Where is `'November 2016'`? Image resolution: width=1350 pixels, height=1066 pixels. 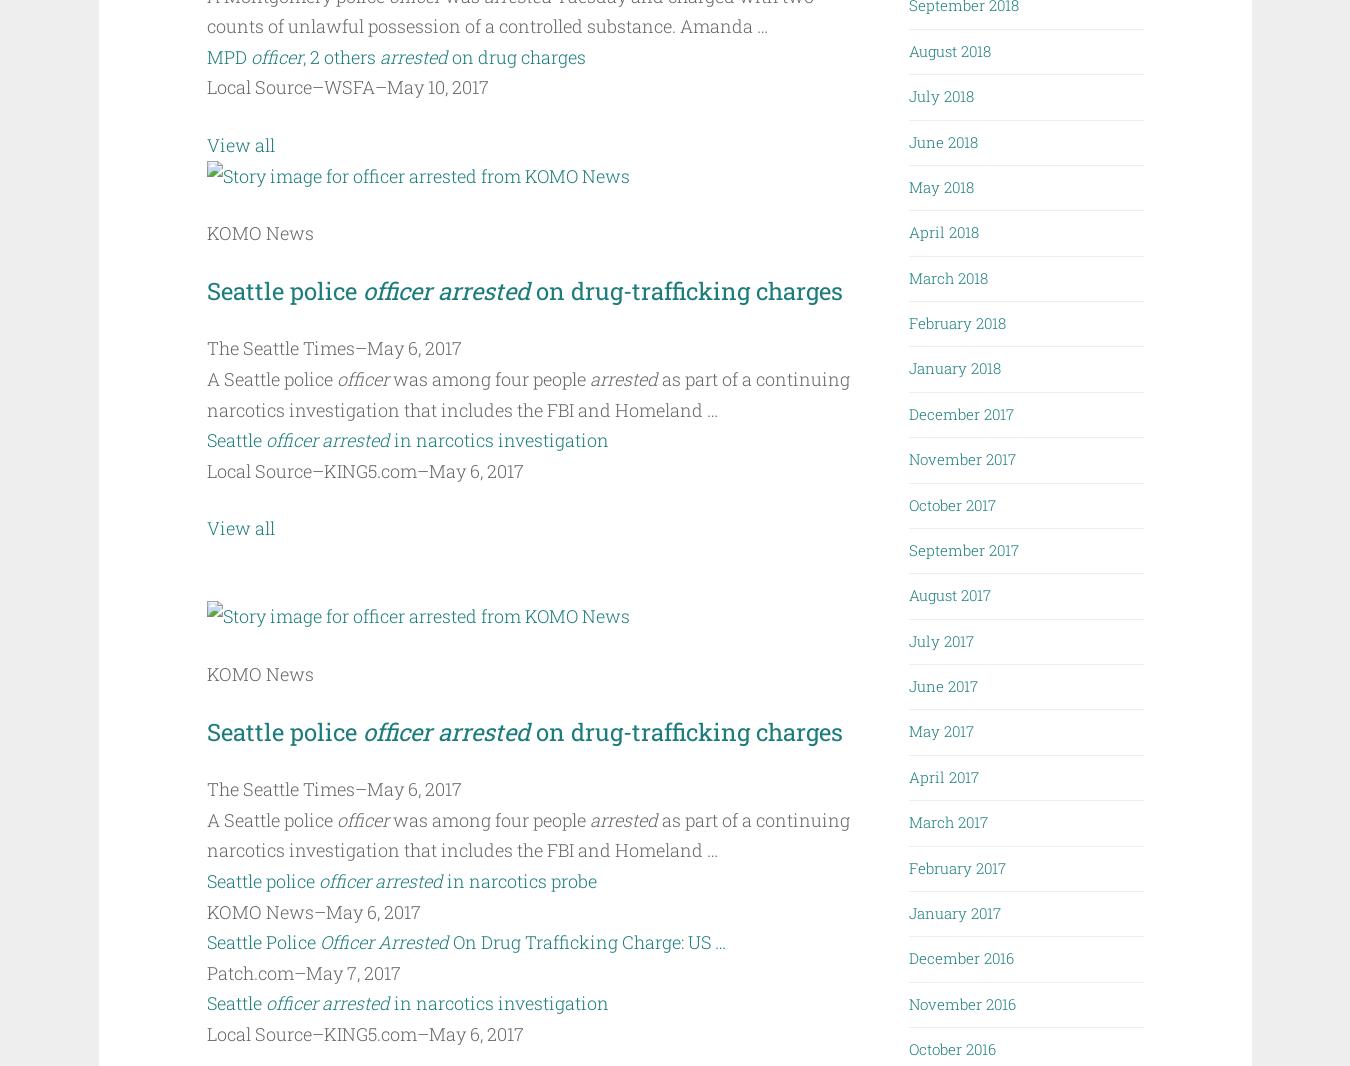
'November 2016' is located at coordinates (961, 1002).